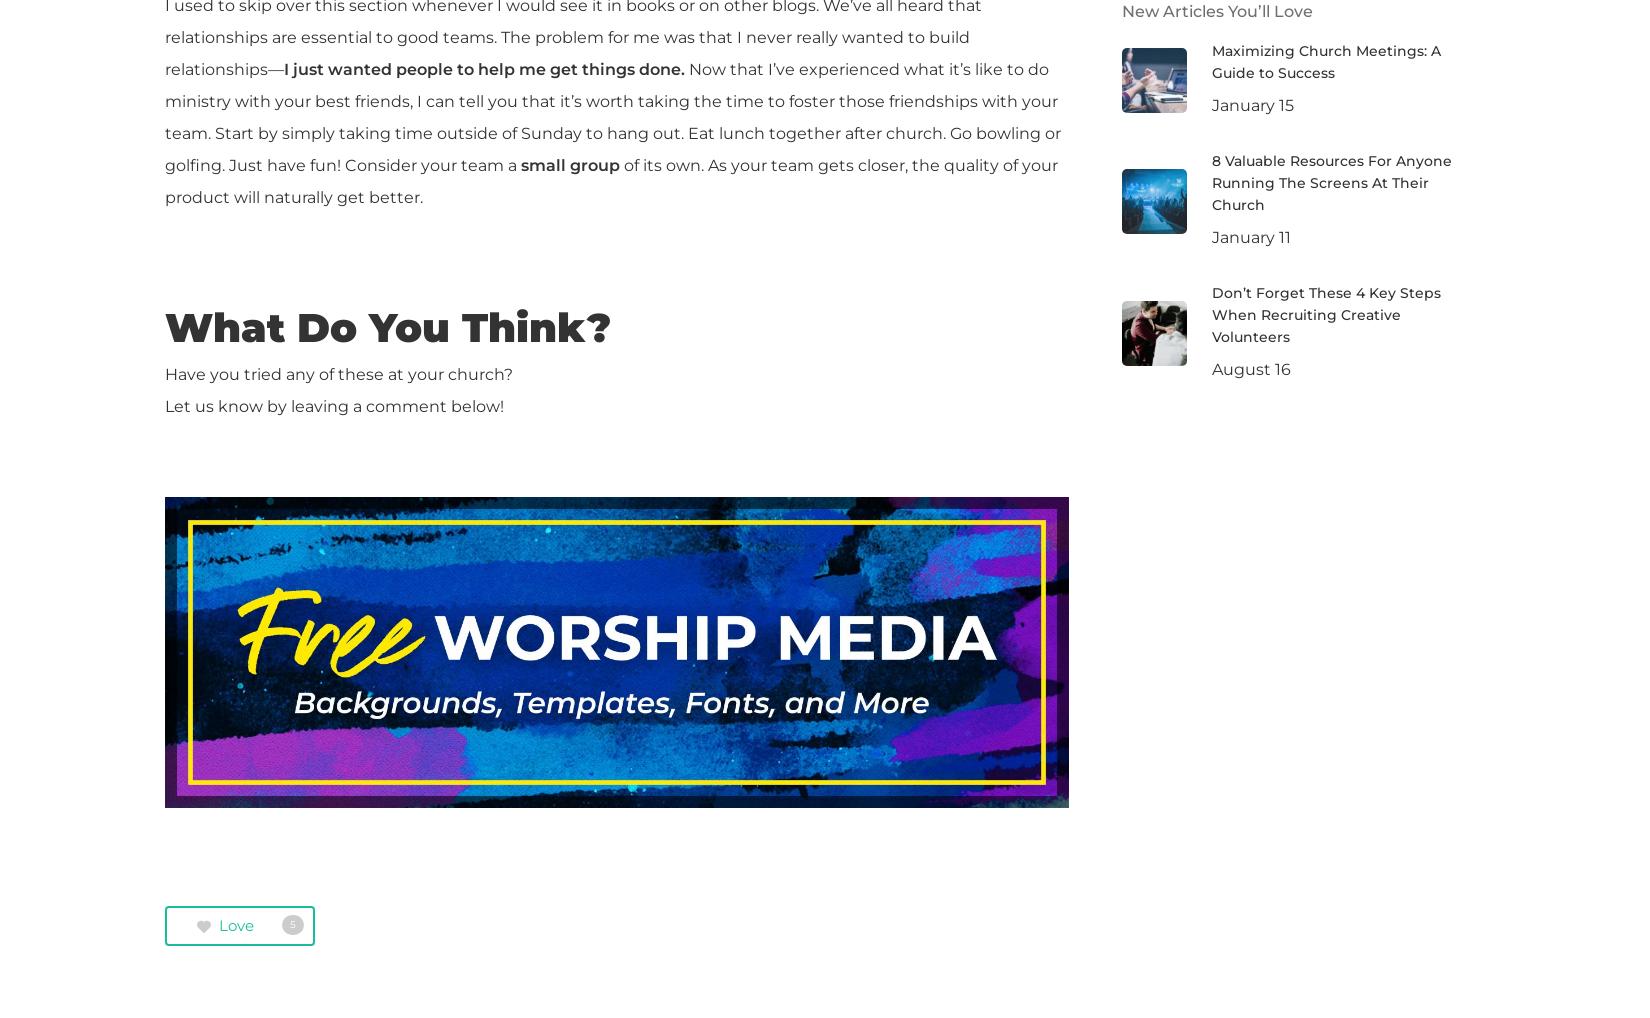 This screenshot has width=1650, height=1018. What do you see at coordinates (1330, 182) in the screenshot?
I see `'8 Valuable Resources For Anyone Running The Screens At Their Church'` at bounding box center [1330, 182].